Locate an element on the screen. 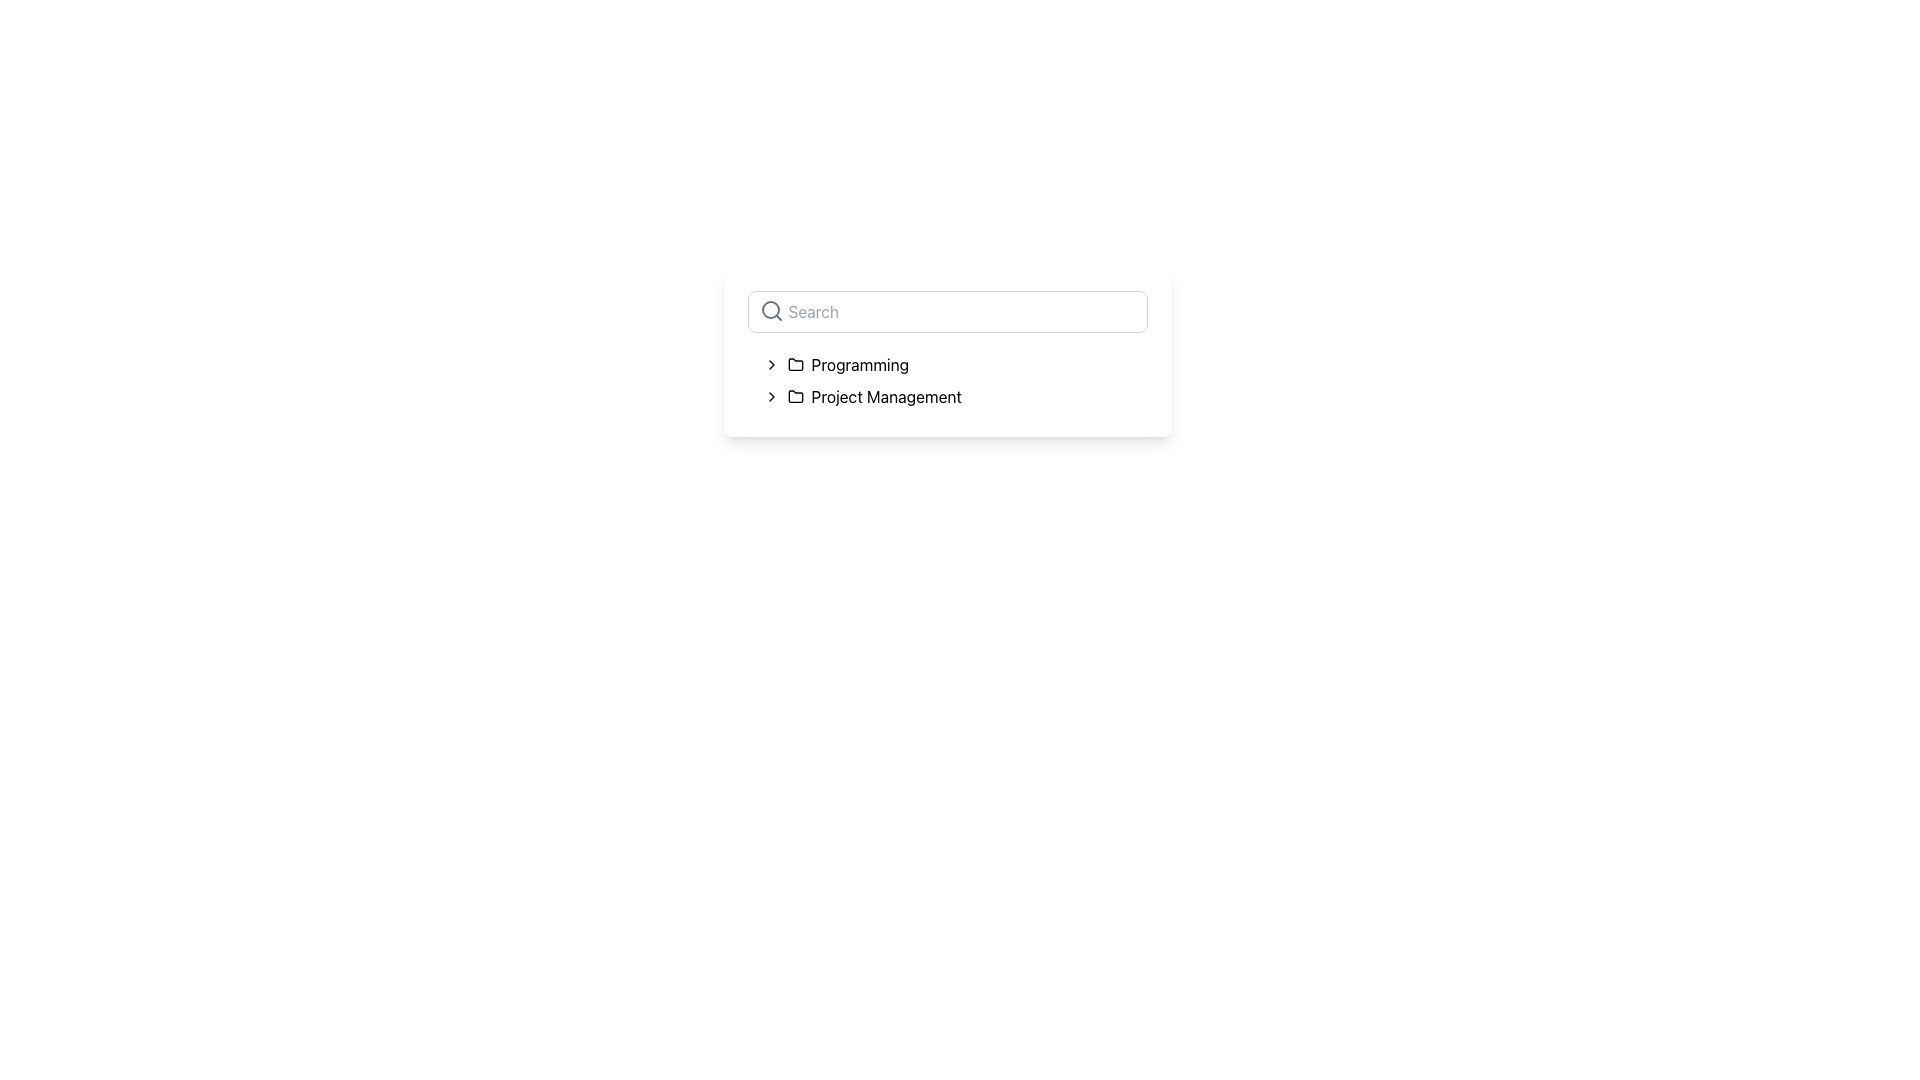 The height and width of the screenshot is (1080, 1920). the 'Project Management' menu item text label, which is the second item in a vertical list beneath a search bar and below the 'Programming' item is located at coordinates (954, 397).